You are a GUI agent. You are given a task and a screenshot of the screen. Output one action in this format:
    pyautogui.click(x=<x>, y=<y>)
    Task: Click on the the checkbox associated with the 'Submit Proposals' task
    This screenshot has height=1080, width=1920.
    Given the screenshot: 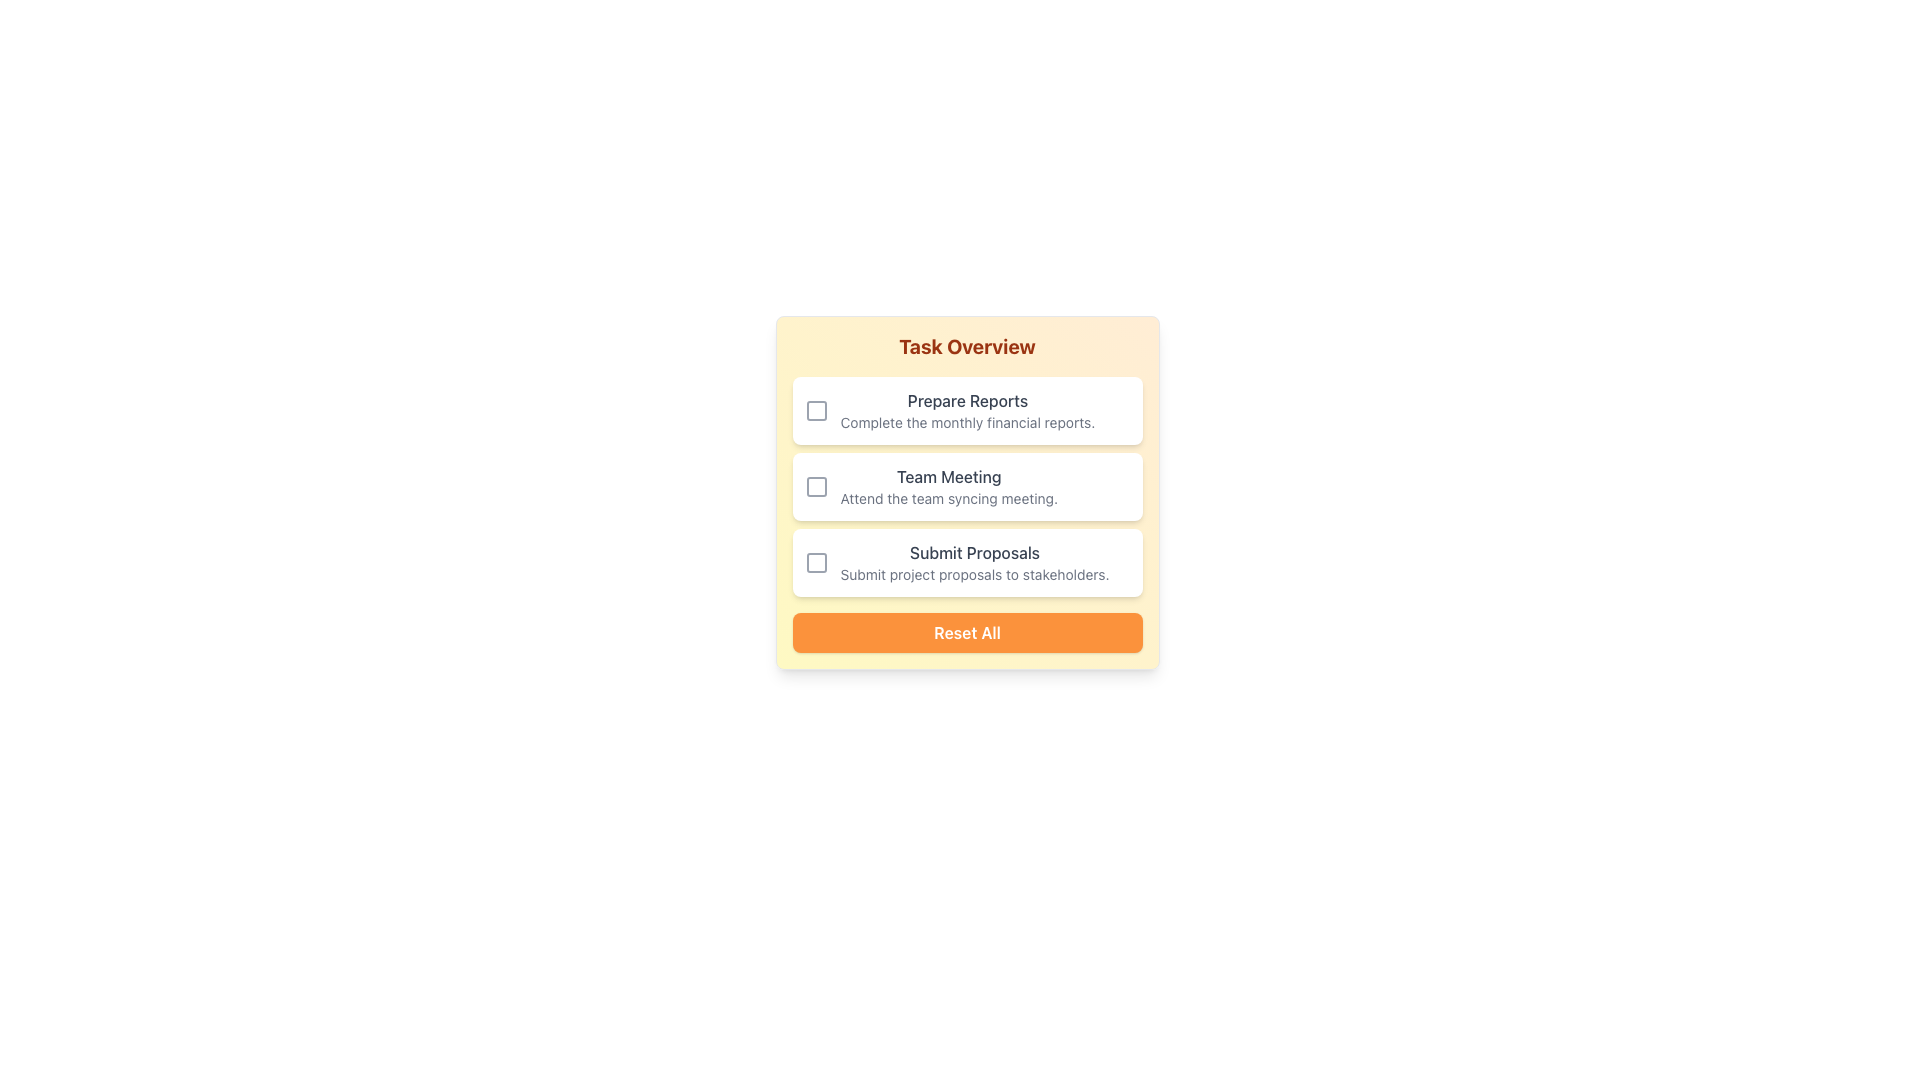 What is the action you would take?
    pyautogui.click(x=816, y=563)
    